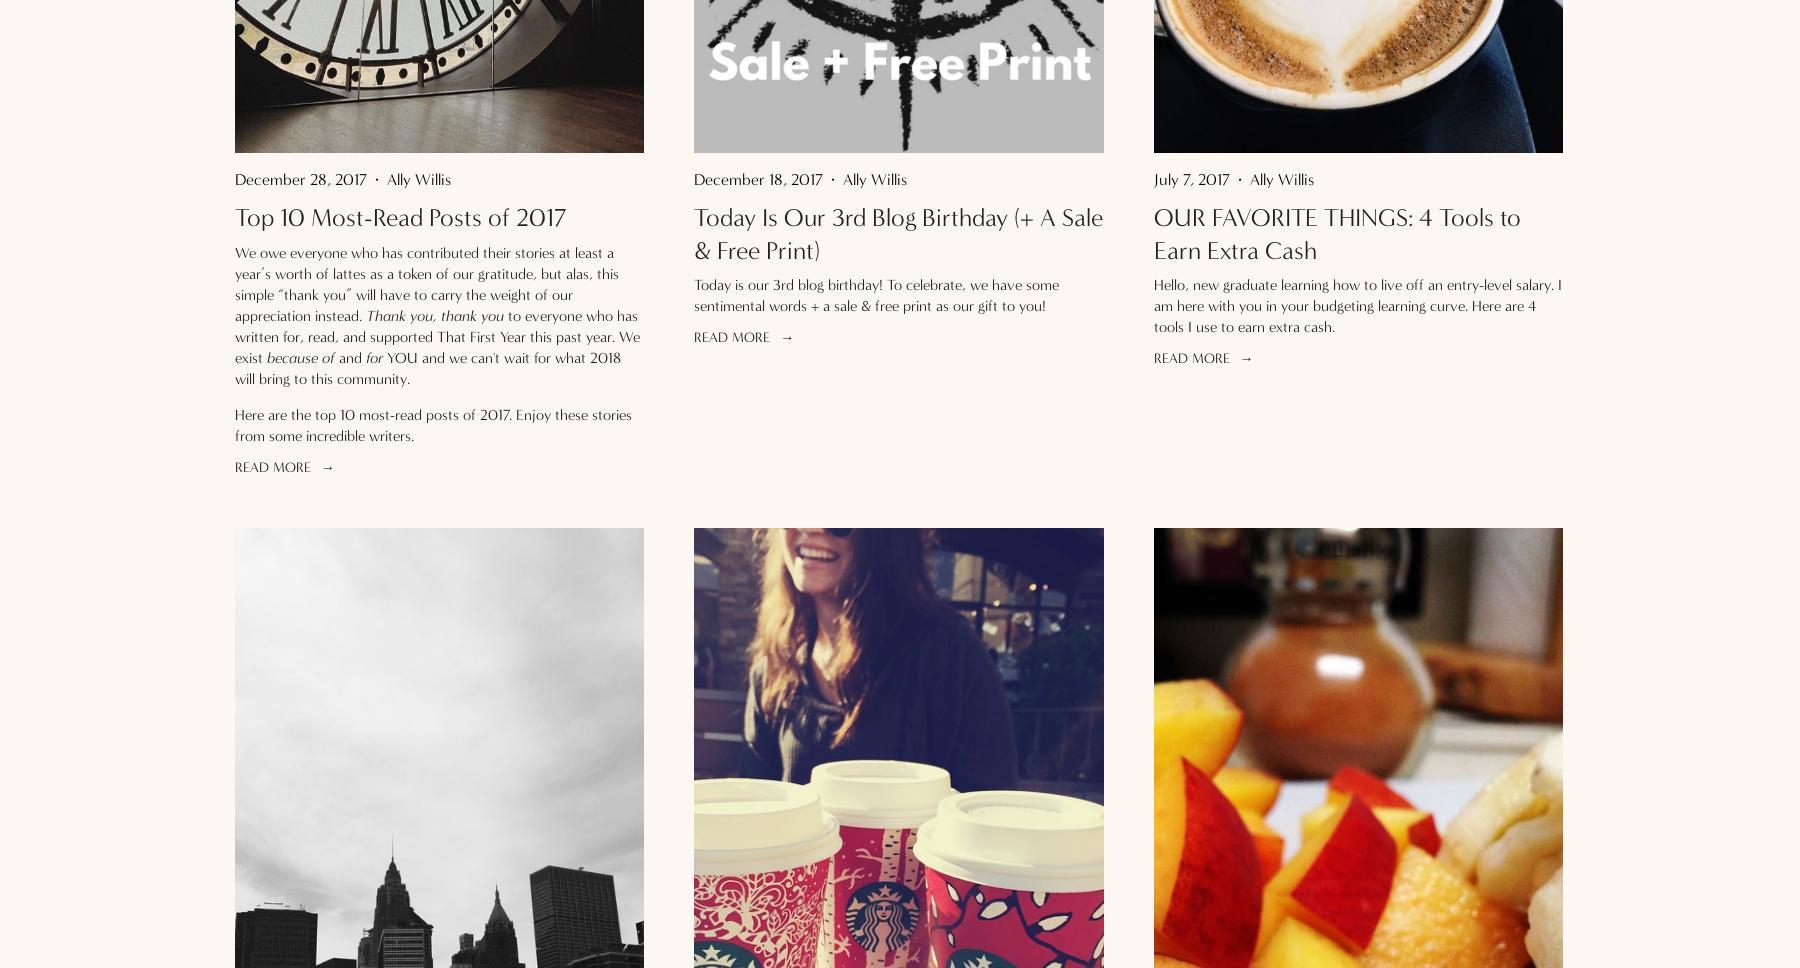  I want to click on 'December 18, 2017', so click(757, 178).